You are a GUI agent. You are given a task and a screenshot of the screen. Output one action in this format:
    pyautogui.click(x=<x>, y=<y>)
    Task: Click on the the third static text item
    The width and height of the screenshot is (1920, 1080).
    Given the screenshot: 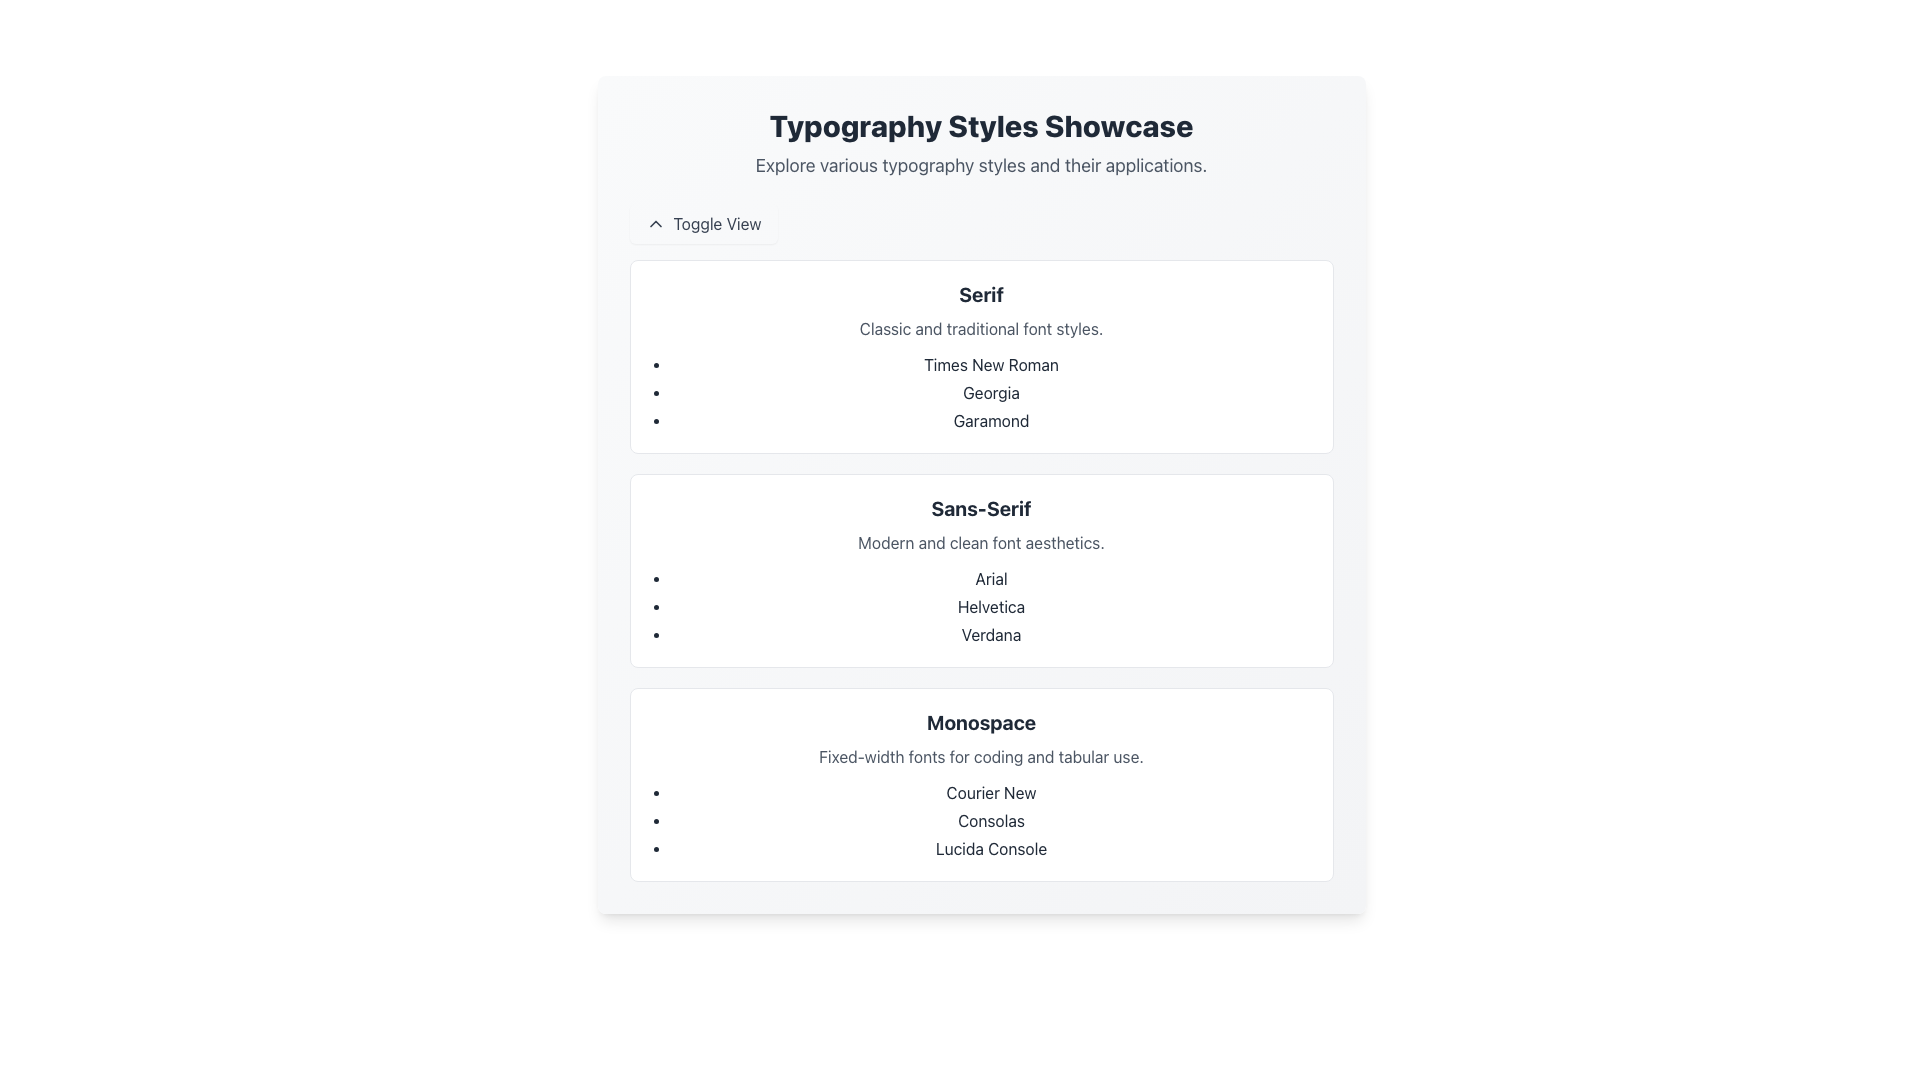 What is the action you would take?
    pyautogui.click(x=991, y=848)
    